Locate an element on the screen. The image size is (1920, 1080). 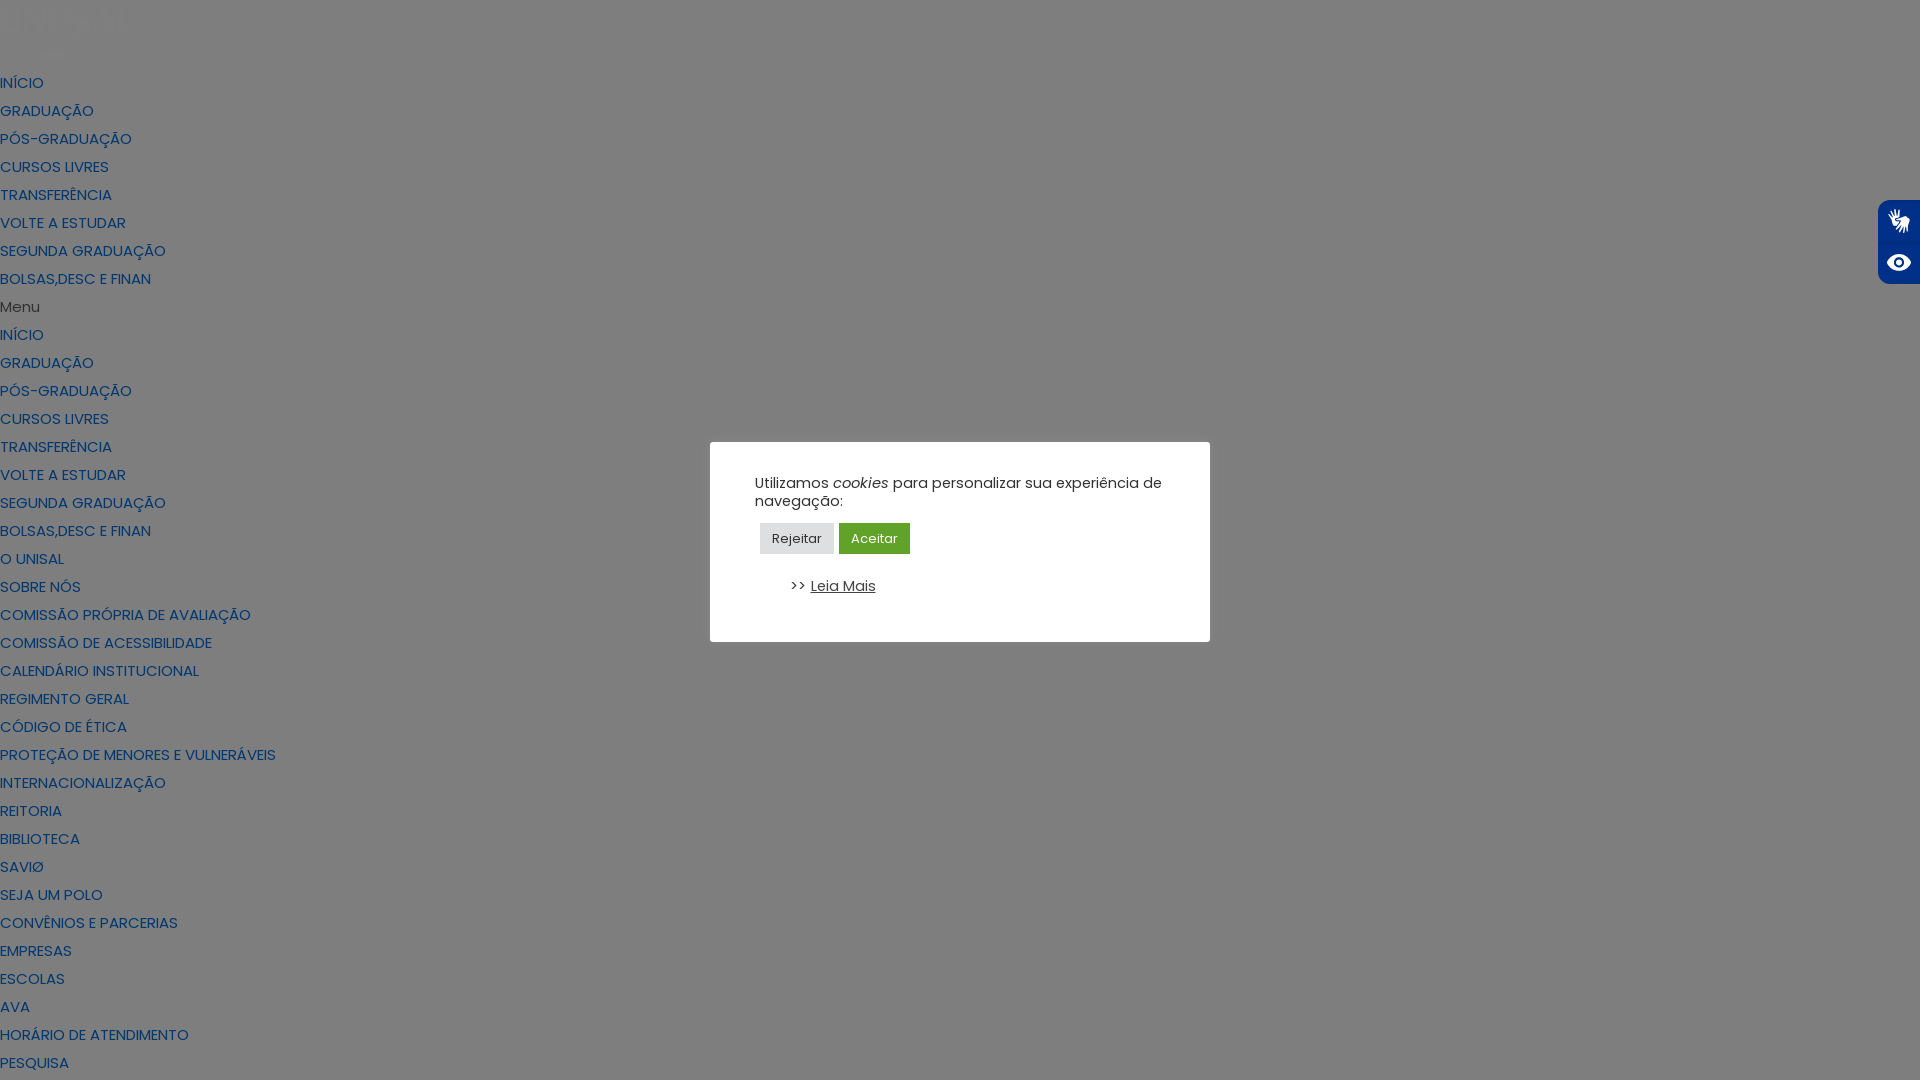
'BIBLIOTECA' is located at coordinates (39, 838).